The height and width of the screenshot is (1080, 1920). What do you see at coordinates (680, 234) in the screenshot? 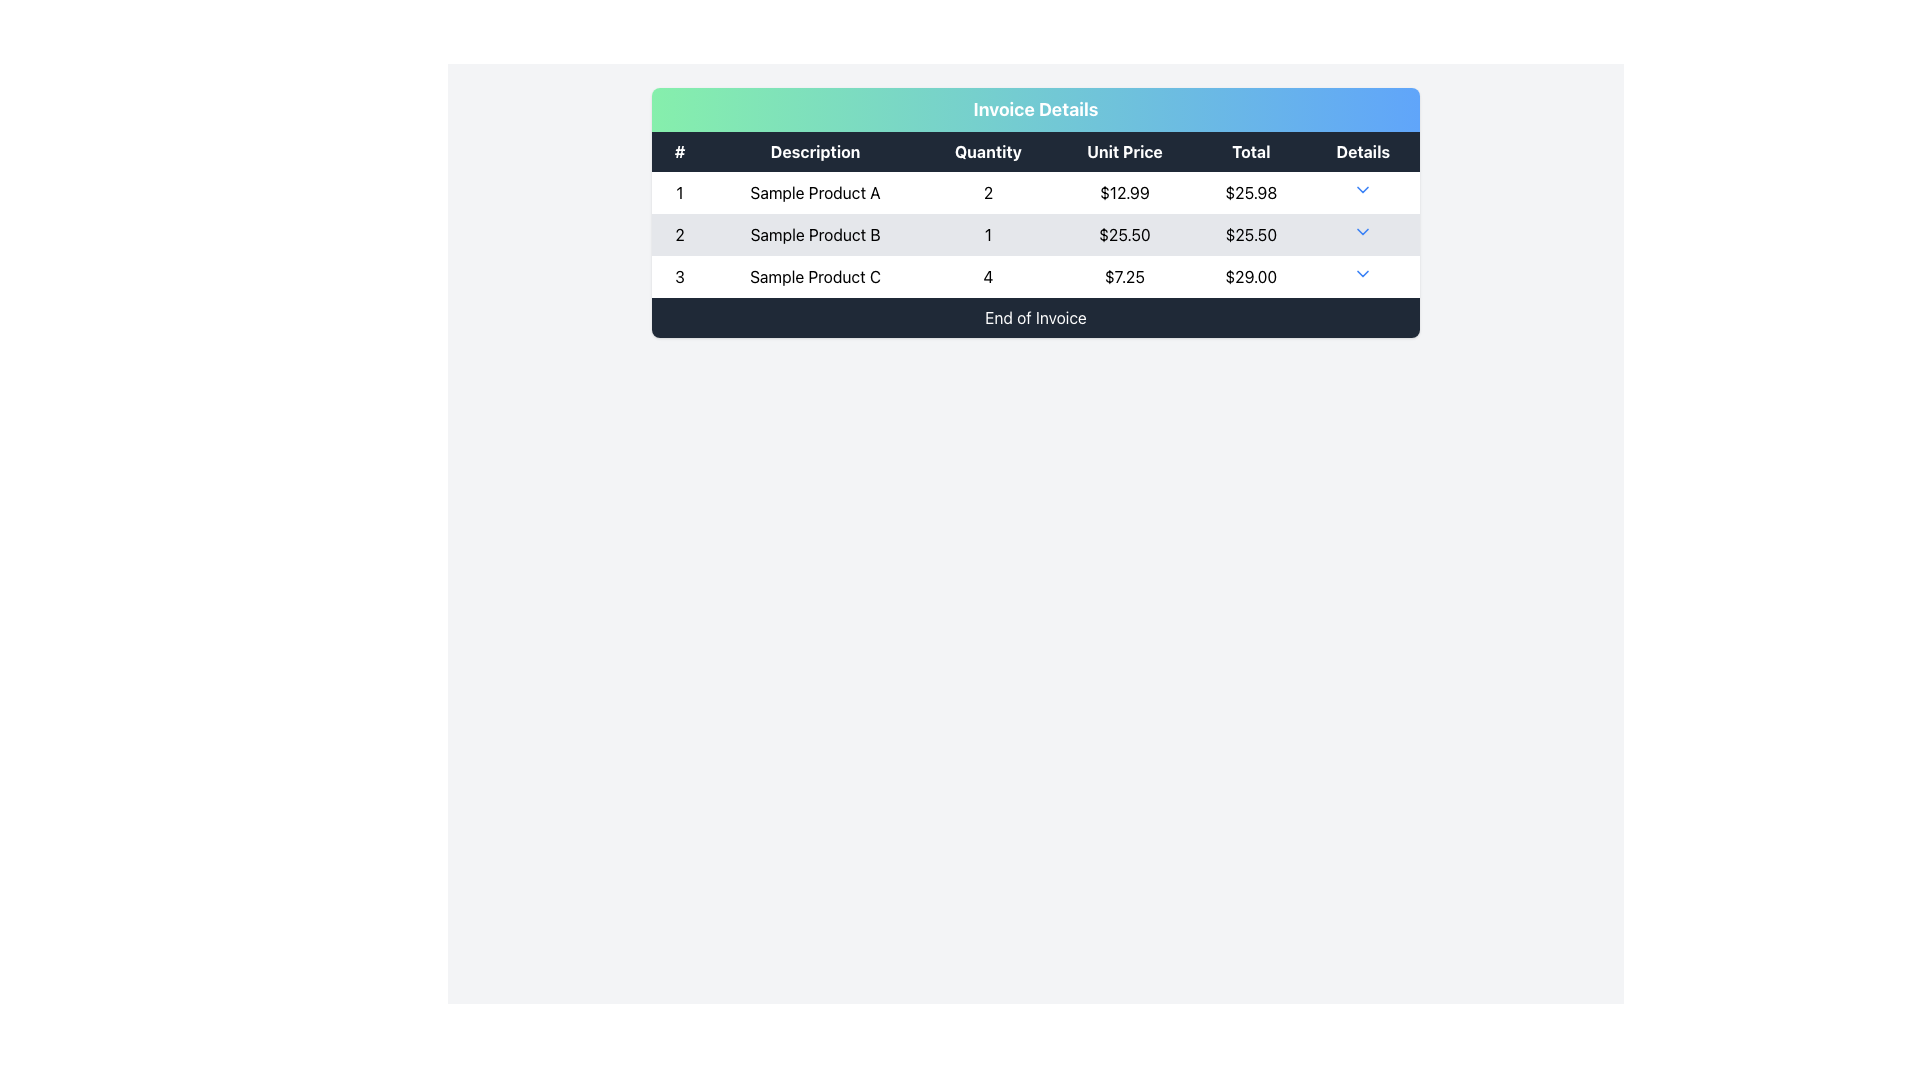
I see `the Text label that represents the row number for the table item in the second row under the '#' column, aligned with 'Sample Product B'` at bounding box center [680, 234].